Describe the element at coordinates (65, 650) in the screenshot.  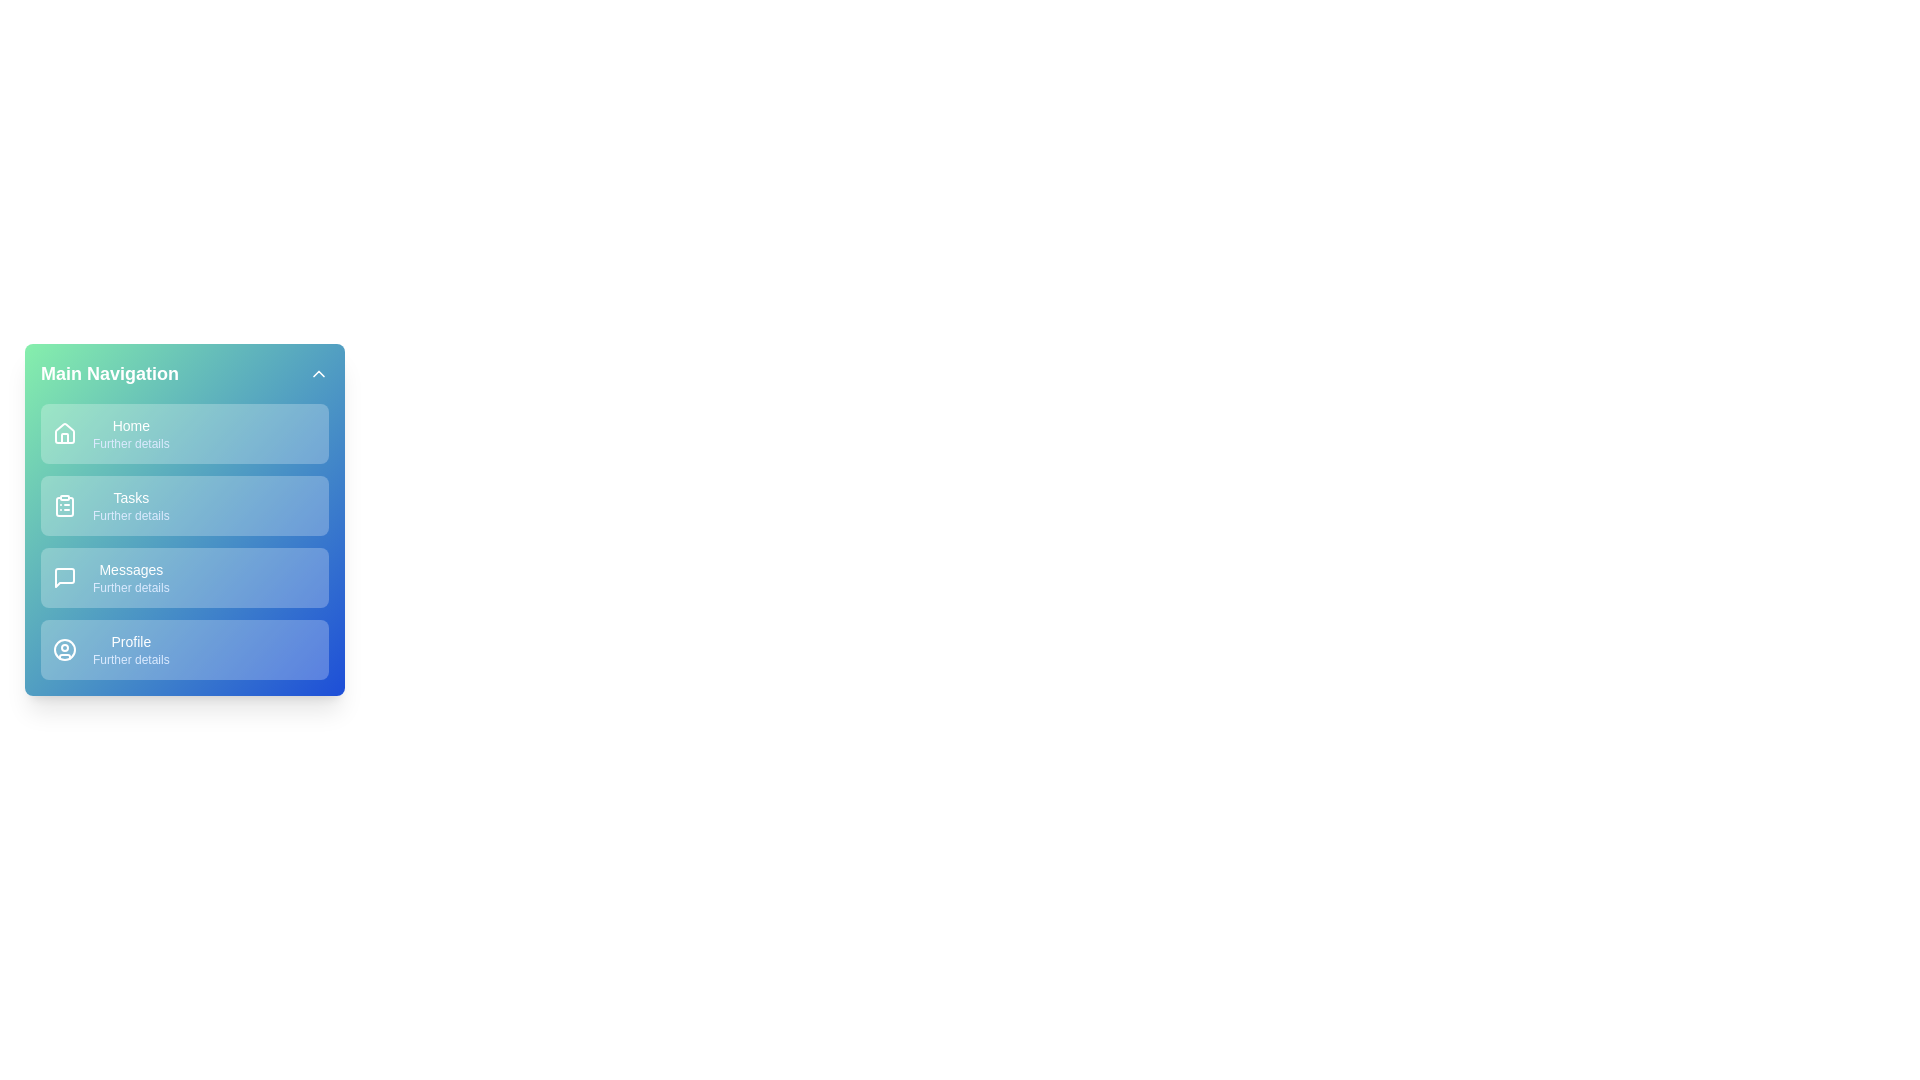
I see `the icon of the menu item labeled Profile` at that location.